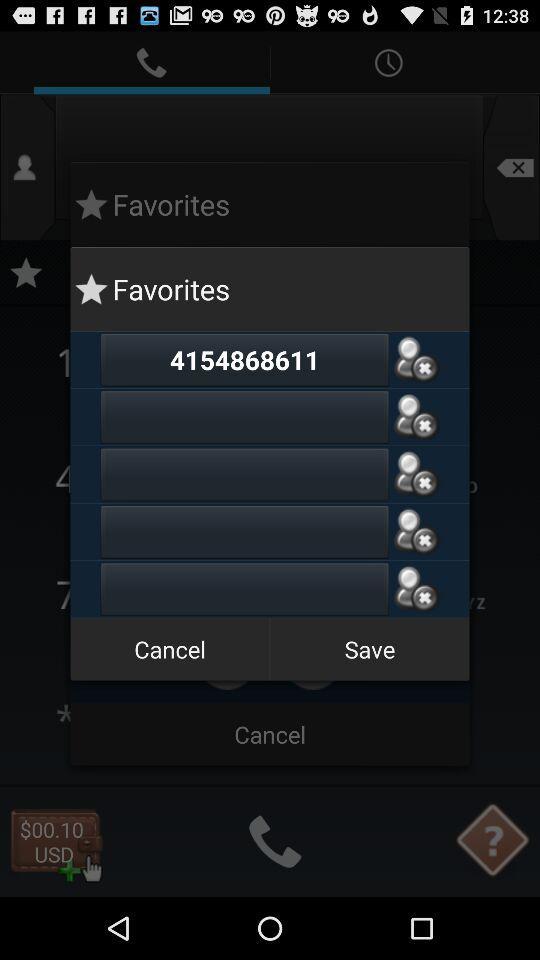  I want to click on number to favorites, so click(244, 474).